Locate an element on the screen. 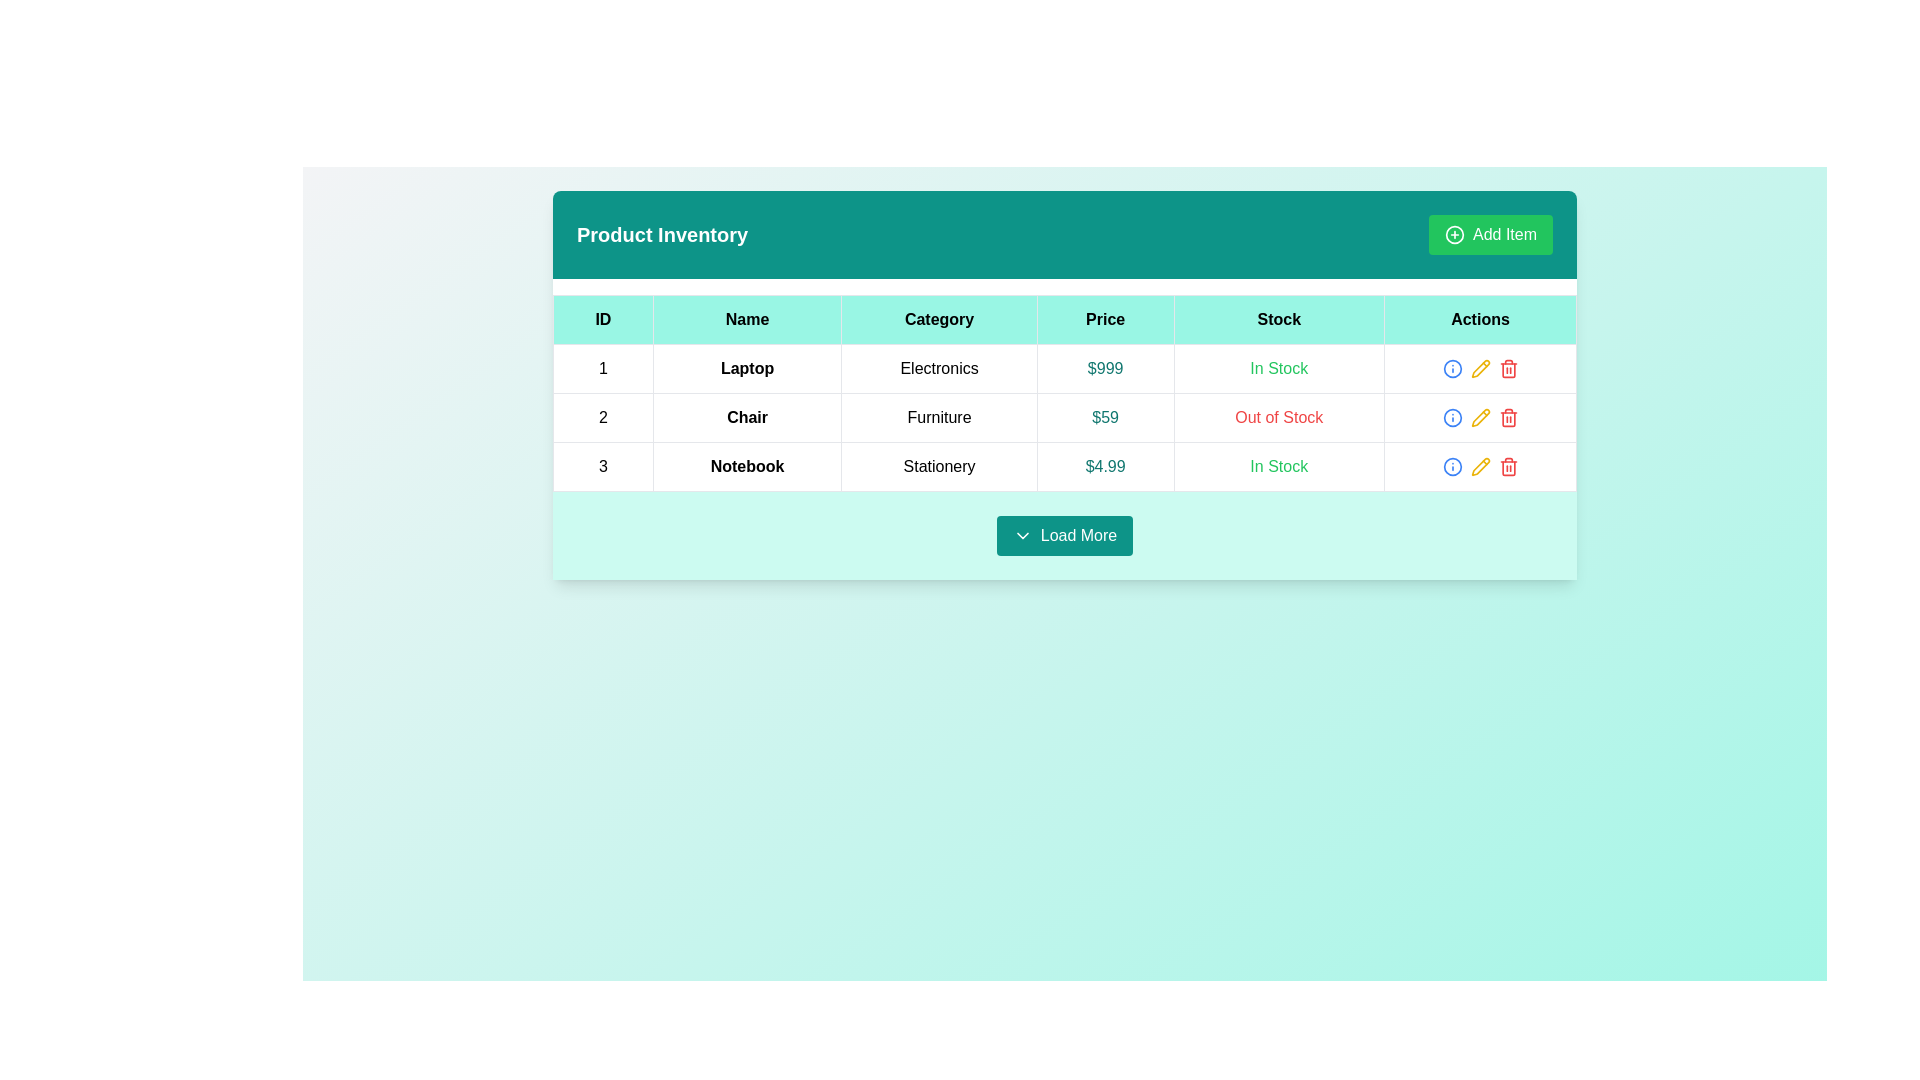 Image resolution: width=1920 pixels, height=1080 pixels. the red trash can icon, which is the rightmost action icon in the 'Actions' column of the last row in the data table is located at coordinates (1508, 369).